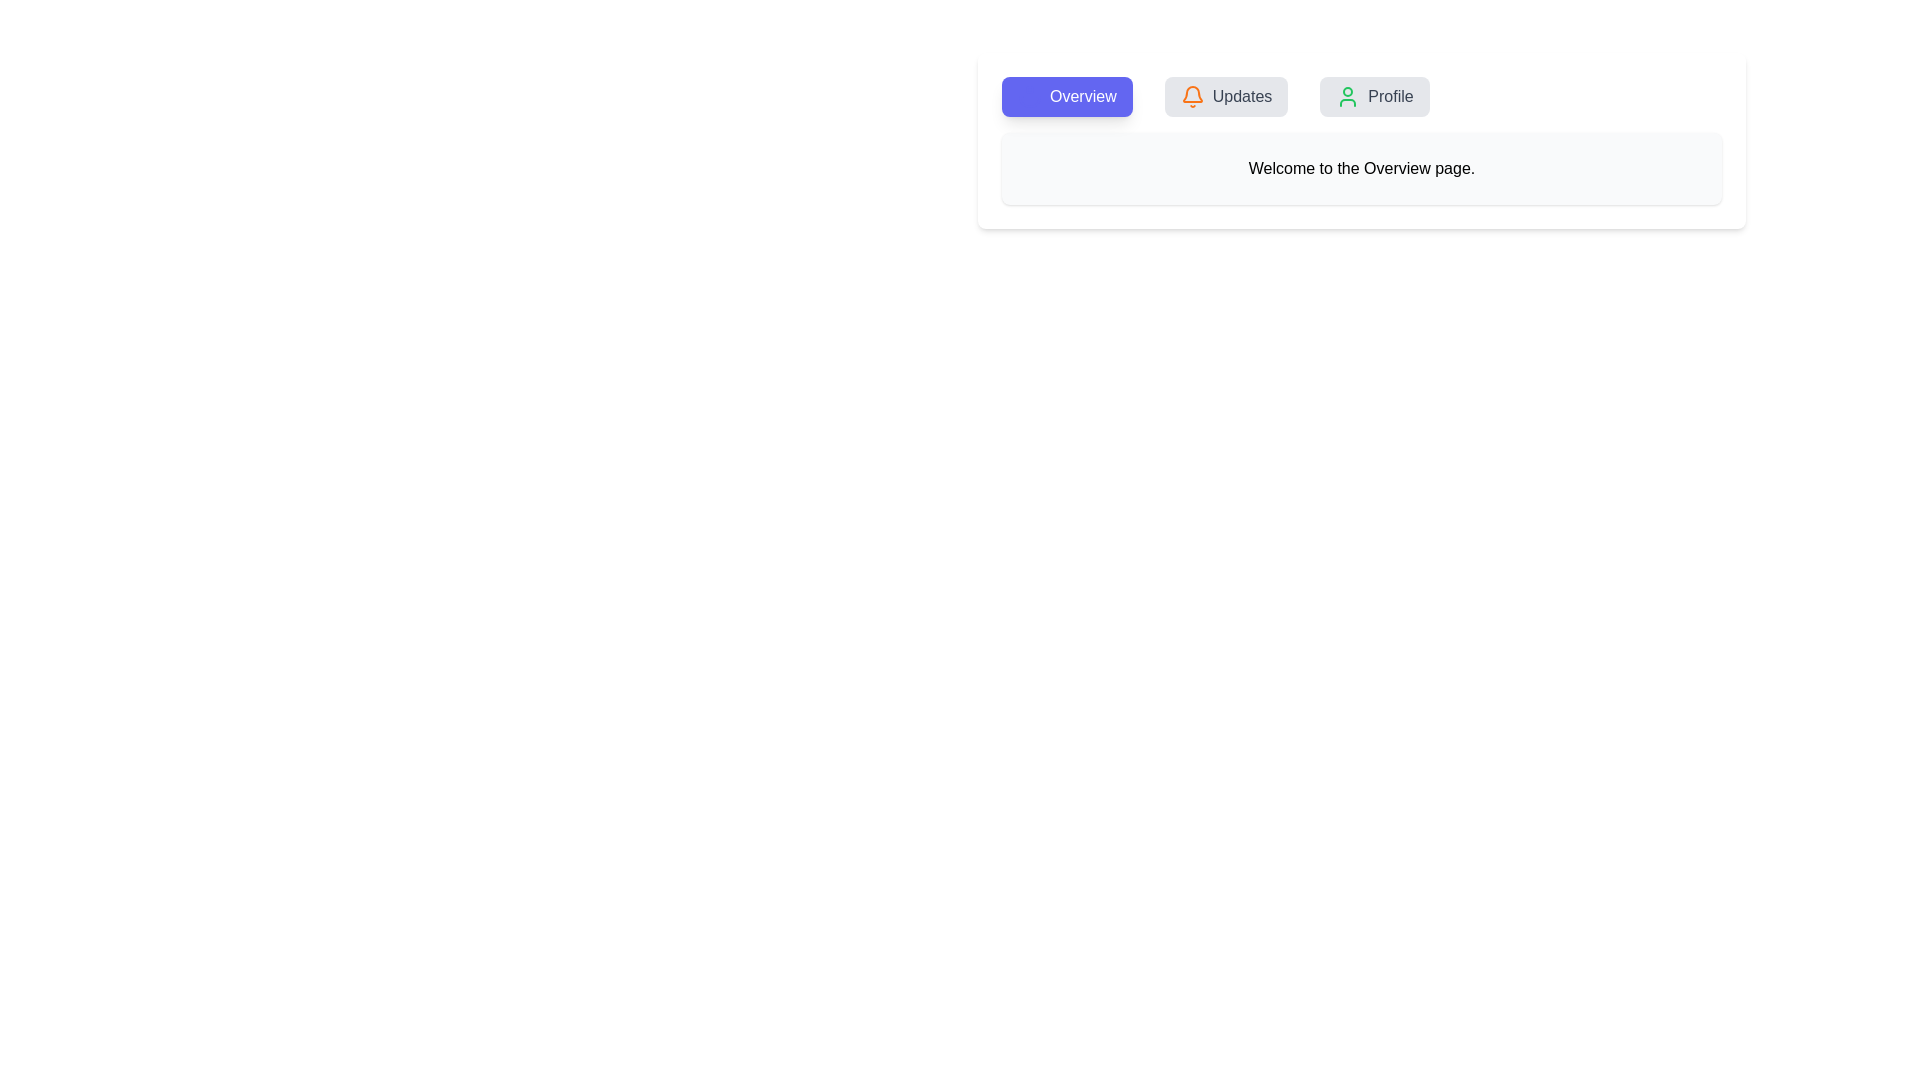  I want to click on the Updates tab to view its content, so click(1224, 96).